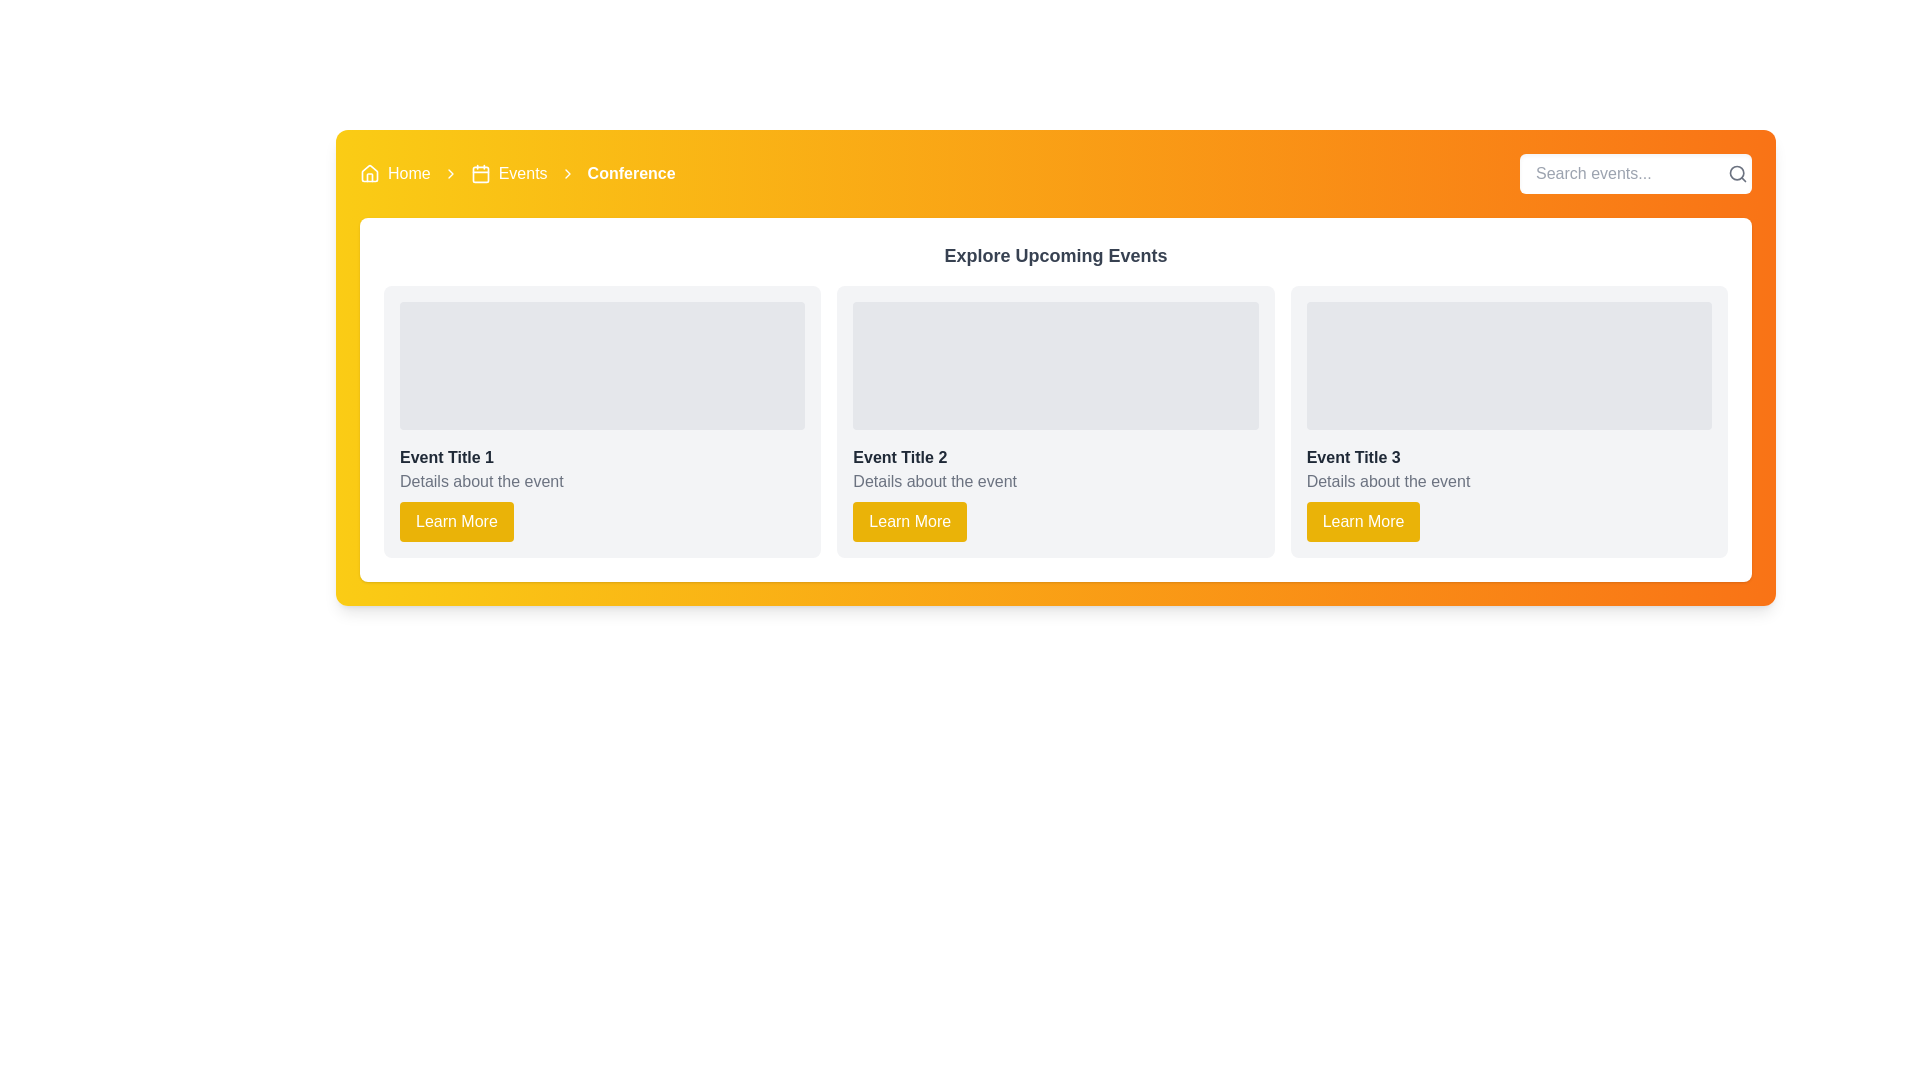 The image size is (1920, 1080). I want to click on the small right-facing chevron icon in the breadcrumb navigation bar, which separates the 'Home' and 'Events' links, so click(449, 172).